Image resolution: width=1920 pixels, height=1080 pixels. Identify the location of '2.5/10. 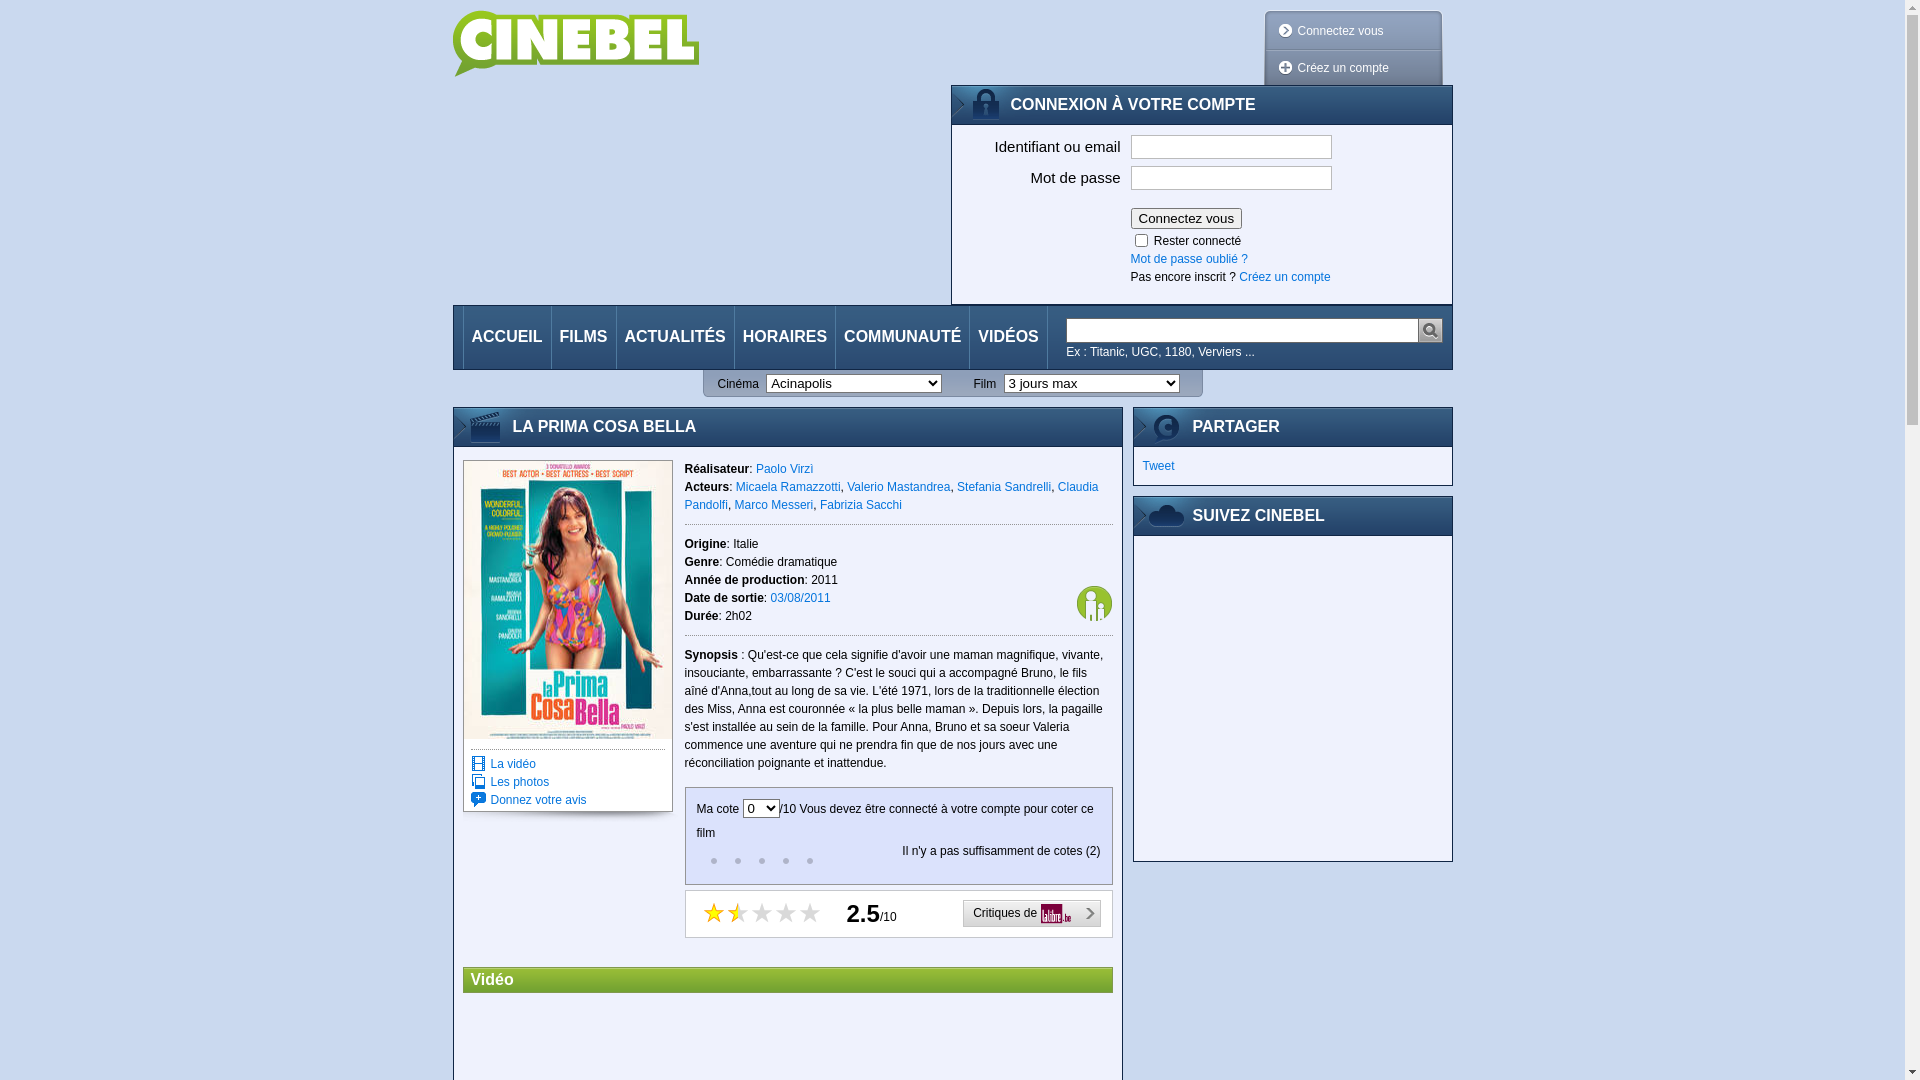
(896, 914).